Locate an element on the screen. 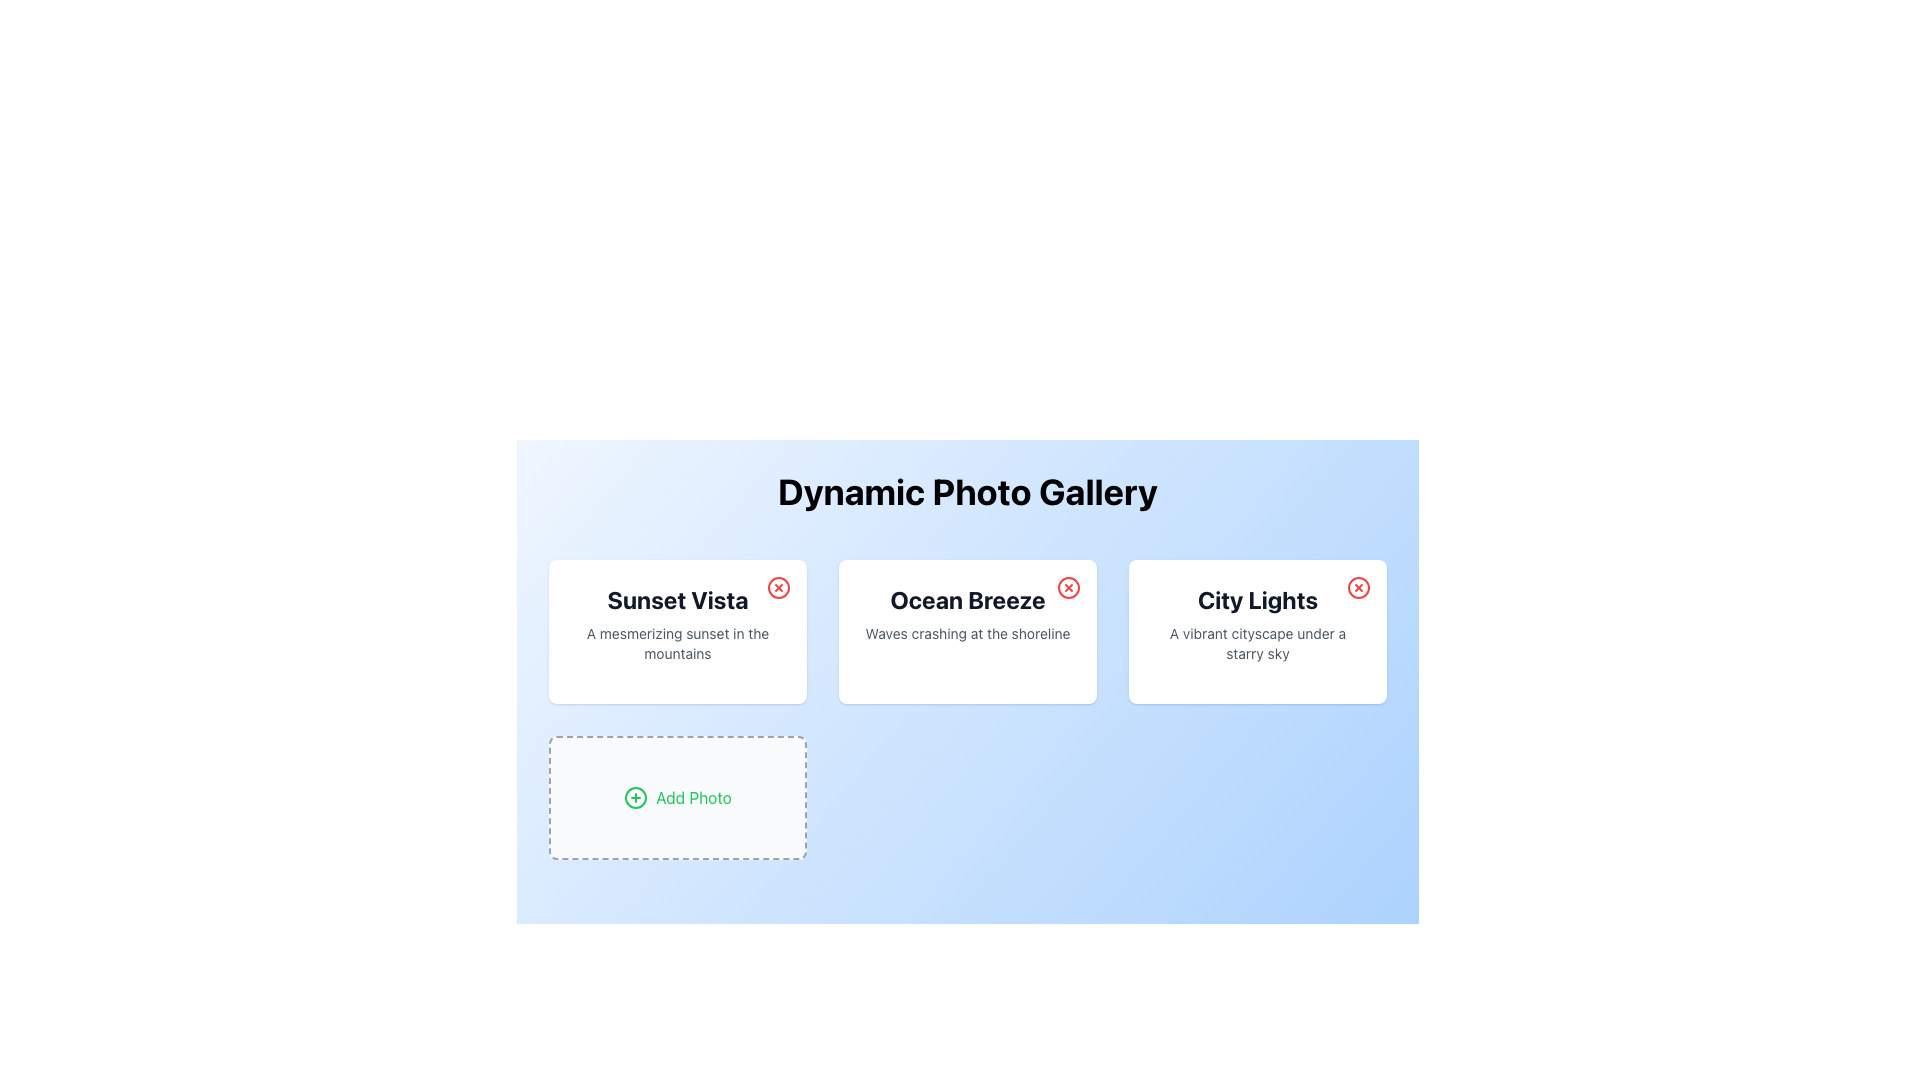  text block that displays 'Ocean Breeze' in bold and 'Waves crashing at the shoreline' below it, located in the center of a white card with rounded corners is located at coordinates (968, 612).